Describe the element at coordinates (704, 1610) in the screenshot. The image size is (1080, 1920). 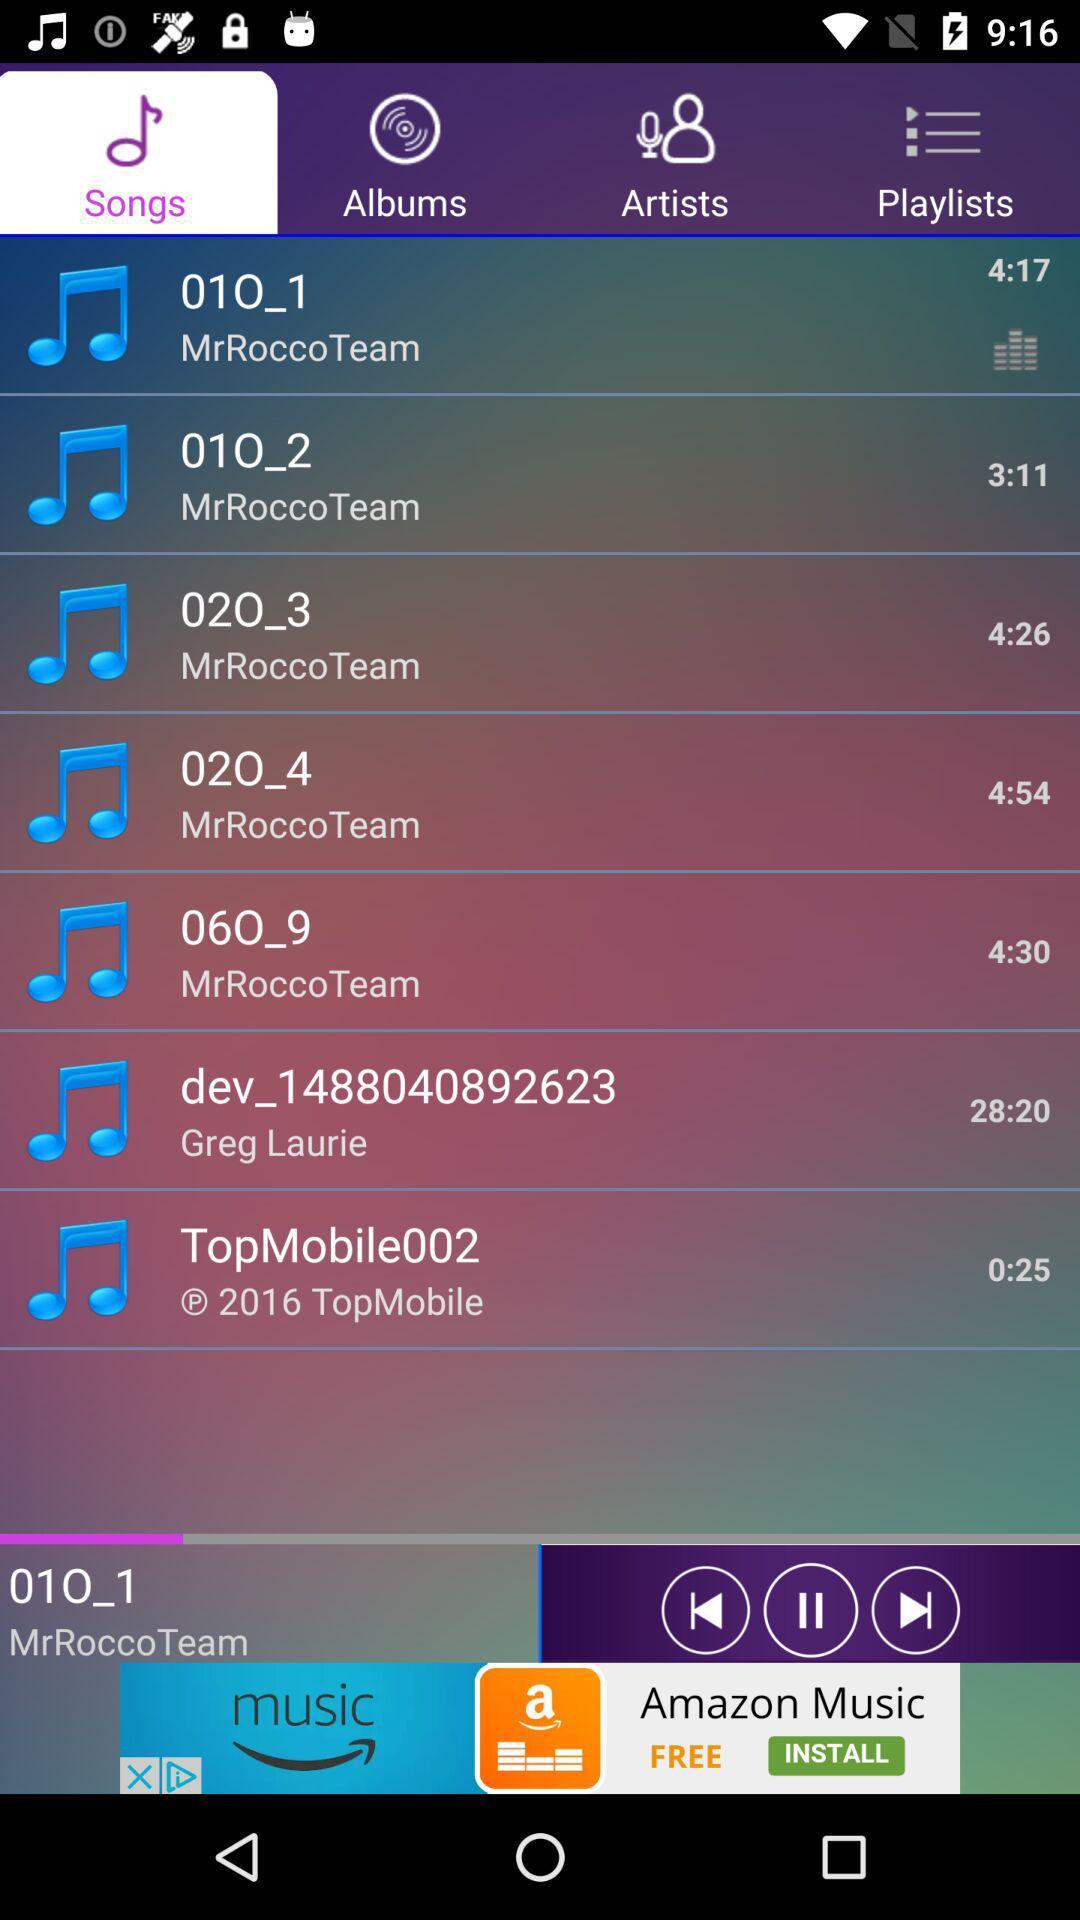
I see `the skip_previous icon` at that location.